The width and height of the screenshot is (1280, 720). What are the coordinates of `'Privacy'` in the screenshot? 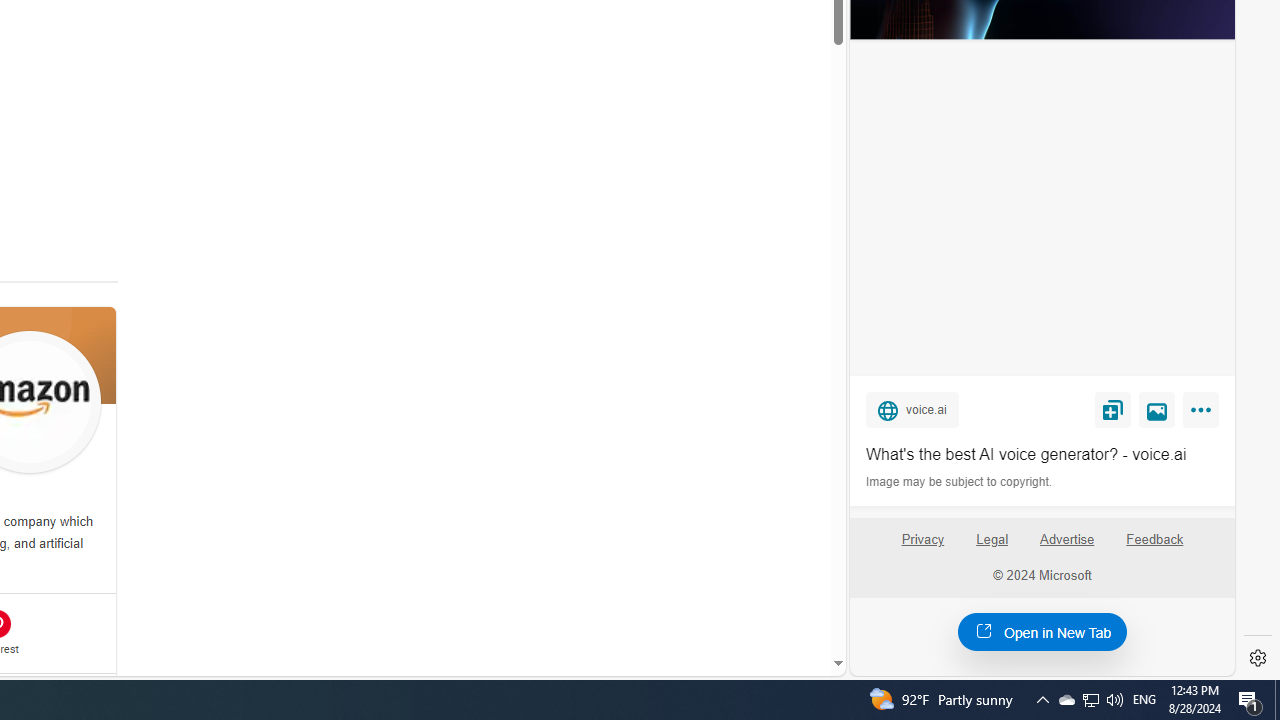 It's located at (921, 547).